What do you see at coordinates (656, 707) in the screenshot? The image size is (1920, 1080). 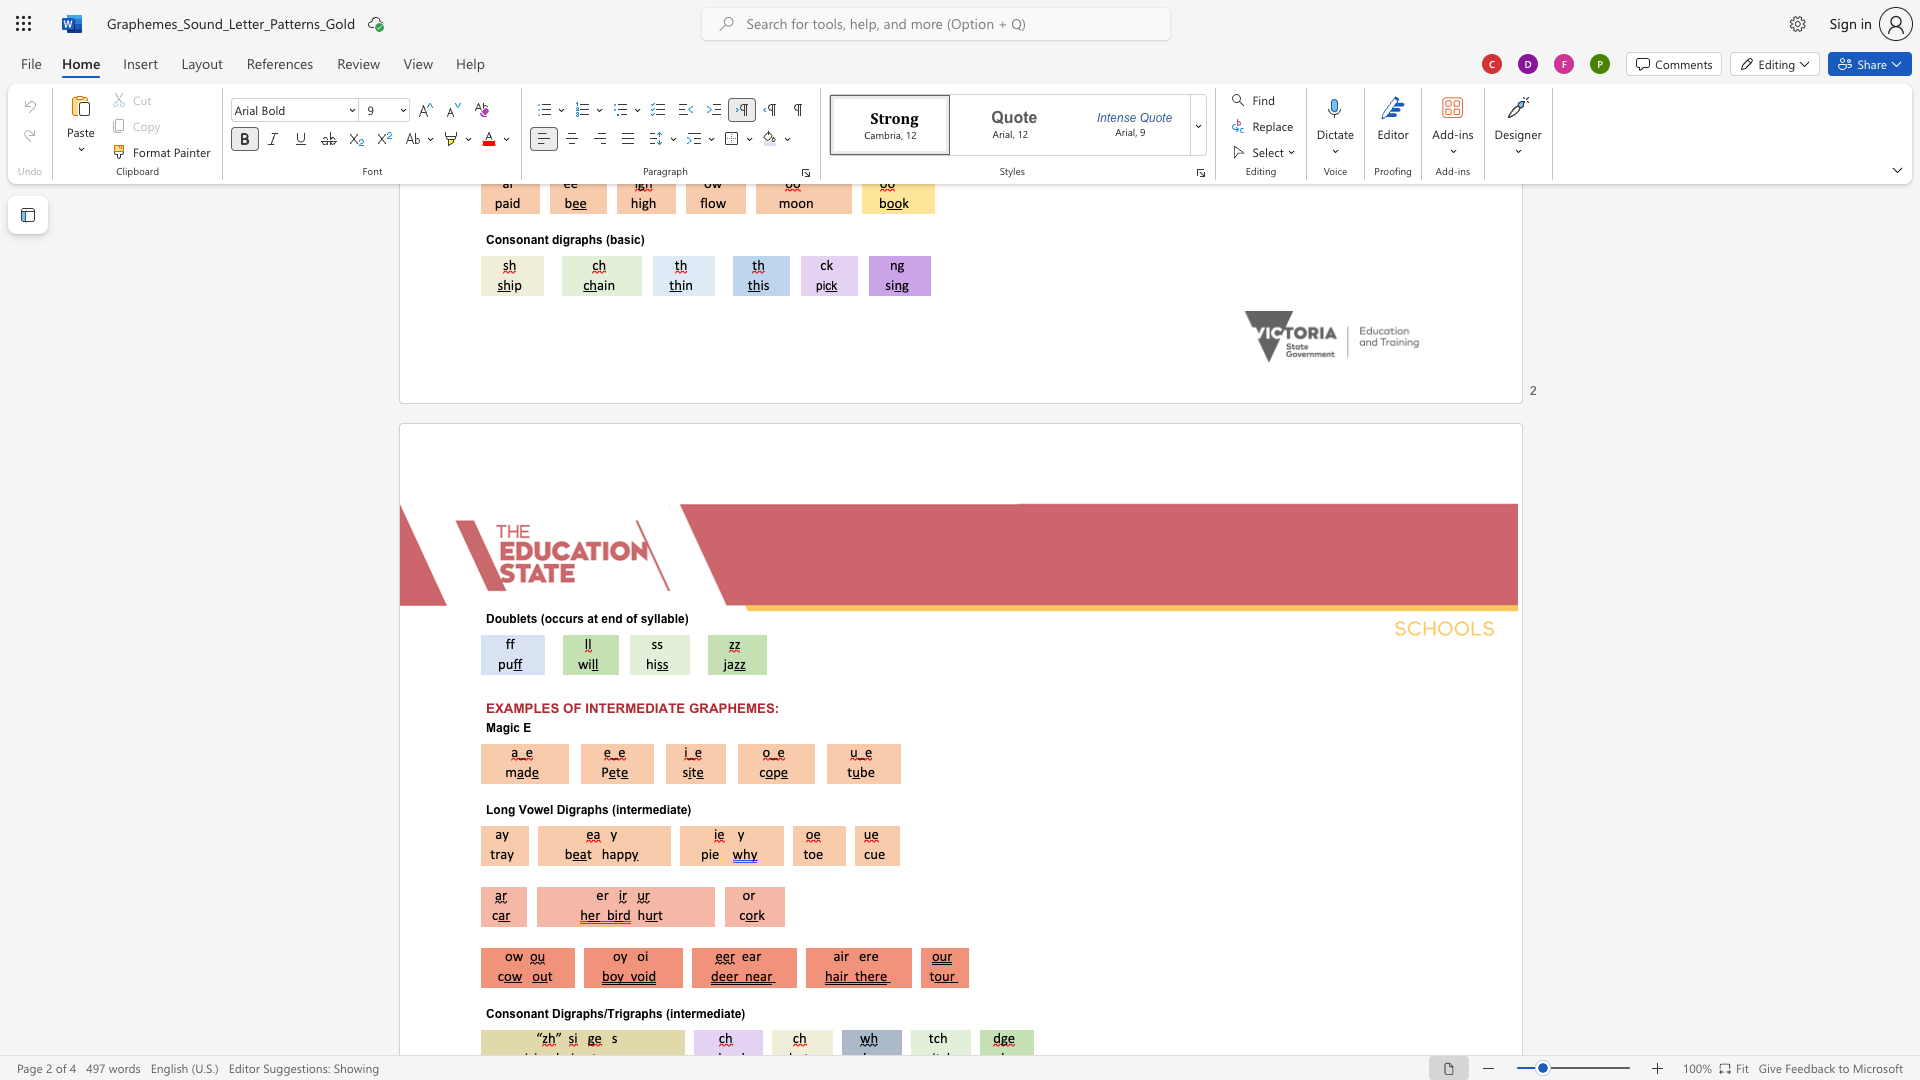 I see `the 2th character "I" in the text` at bounding box center [656, 707].